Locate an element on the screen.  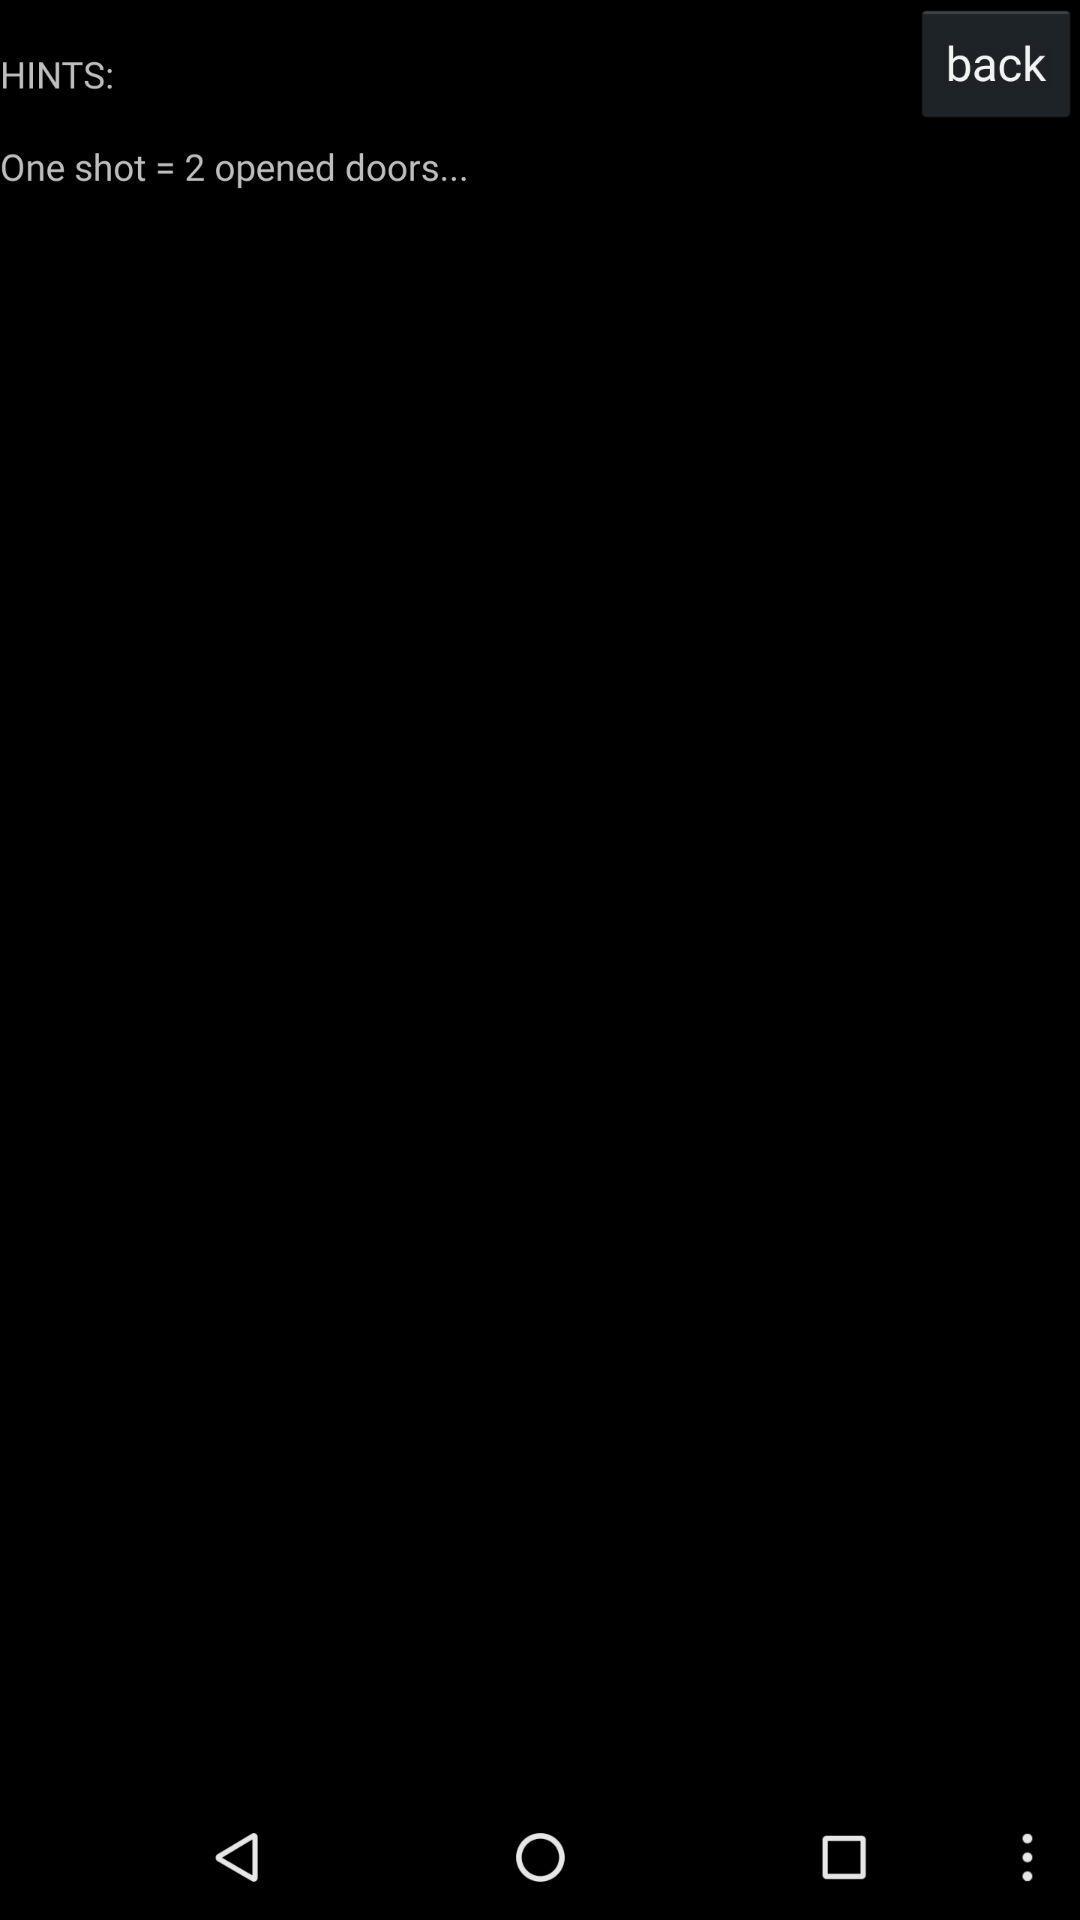
the back is located at coordinates (995, 62).